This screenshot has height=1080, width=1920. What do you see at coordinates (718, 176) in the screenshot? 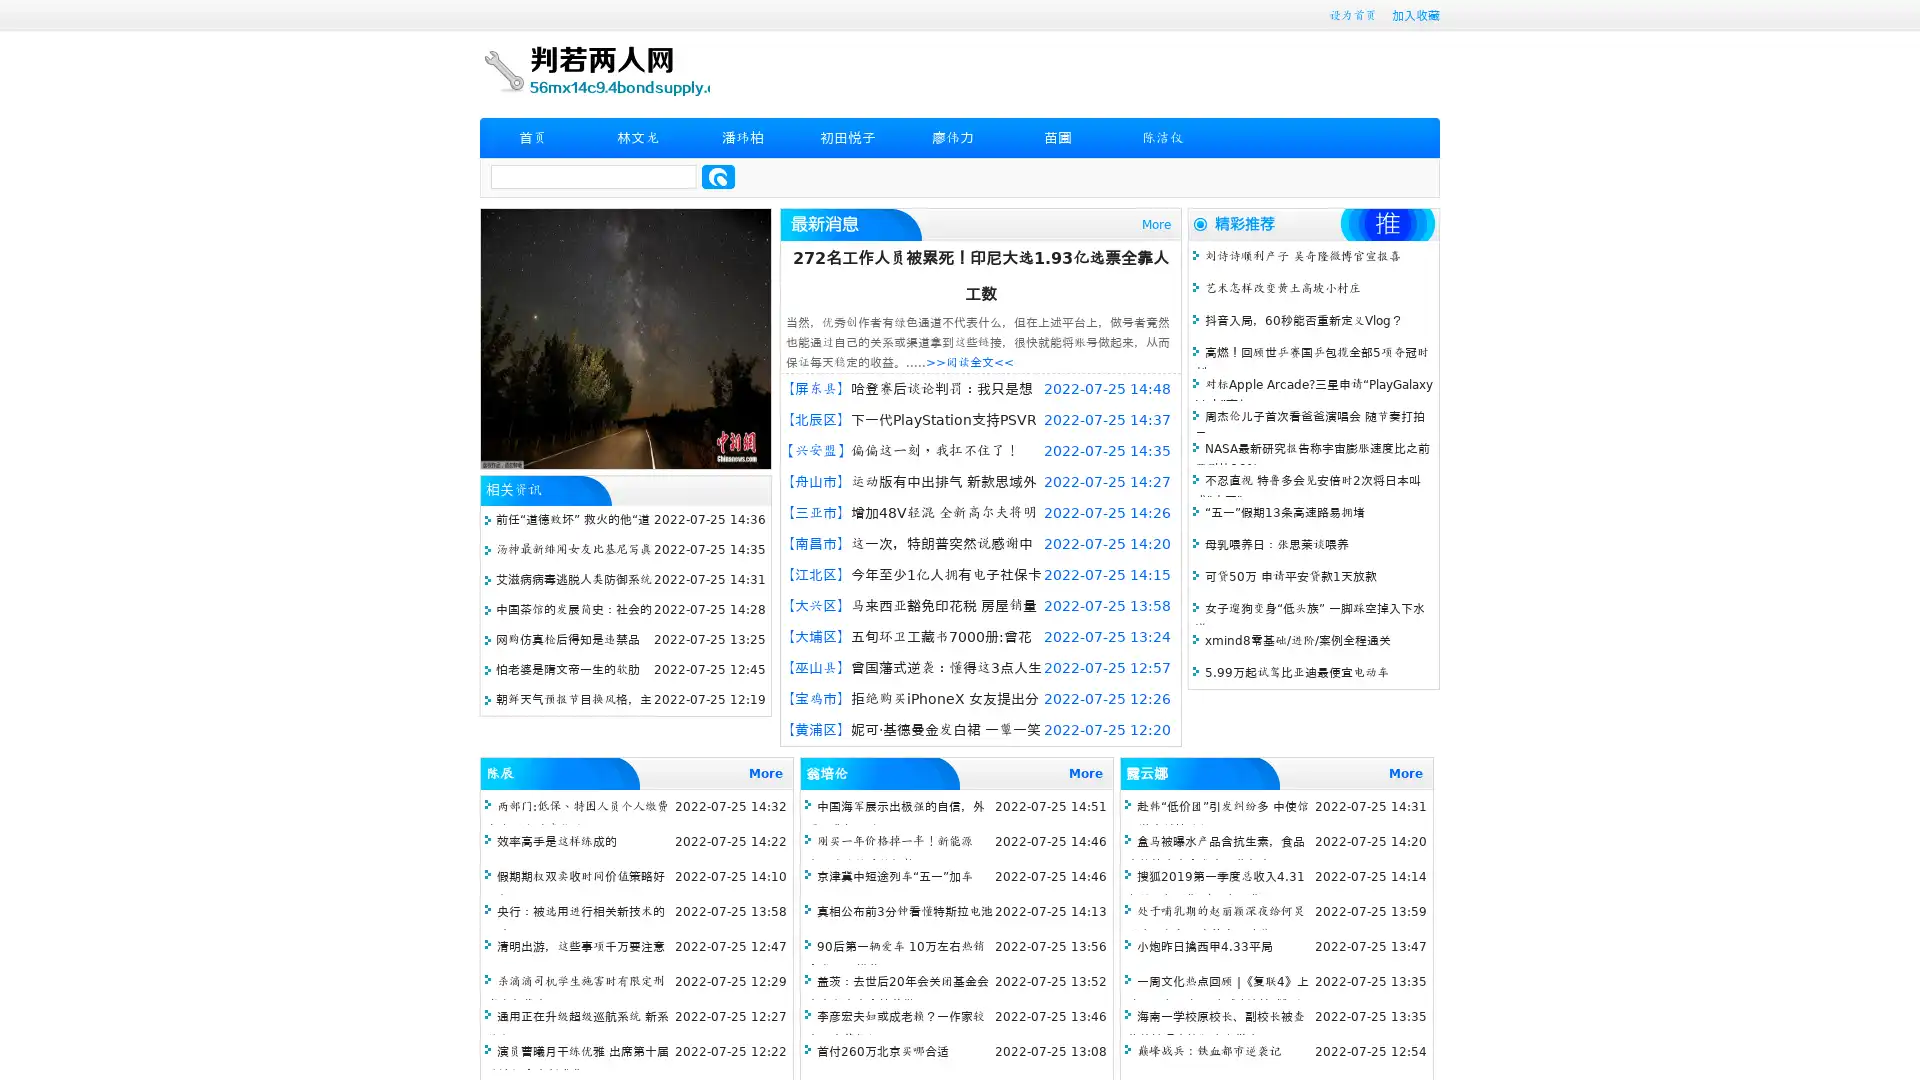
I see `Search` at bounding box center [718, 176].